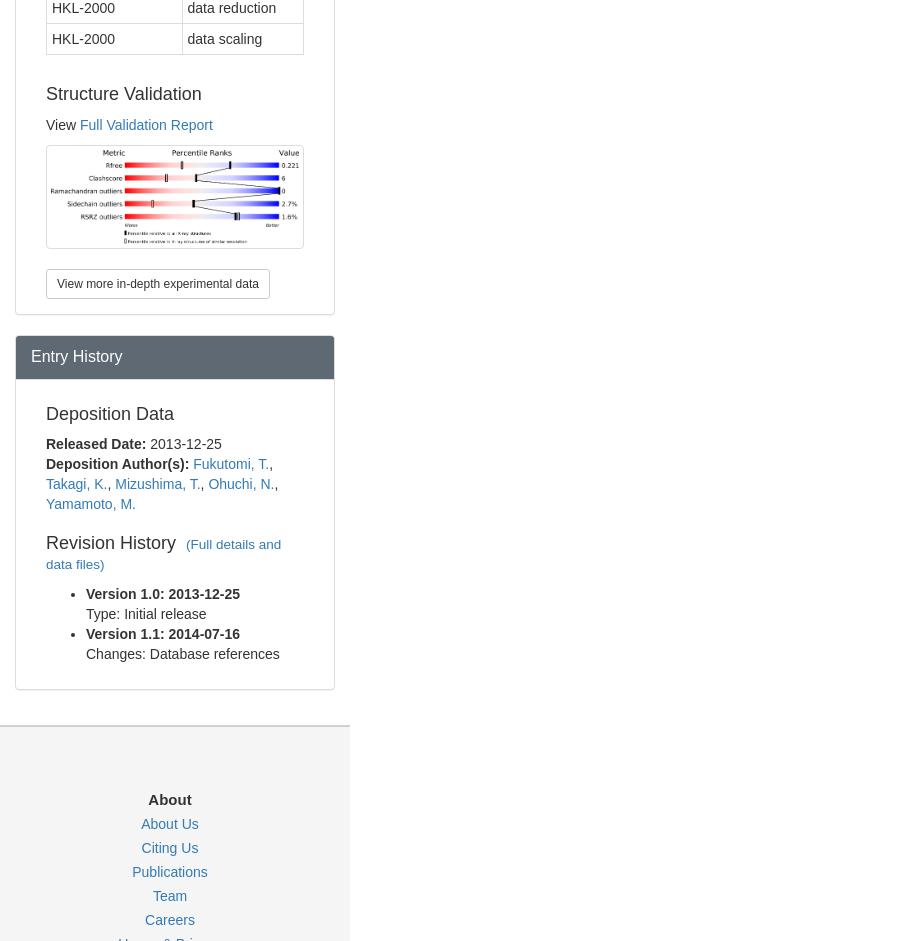 The width and height of the screenshot is (916, 941). I want to click on '2013-12-25', so click(186, 443).